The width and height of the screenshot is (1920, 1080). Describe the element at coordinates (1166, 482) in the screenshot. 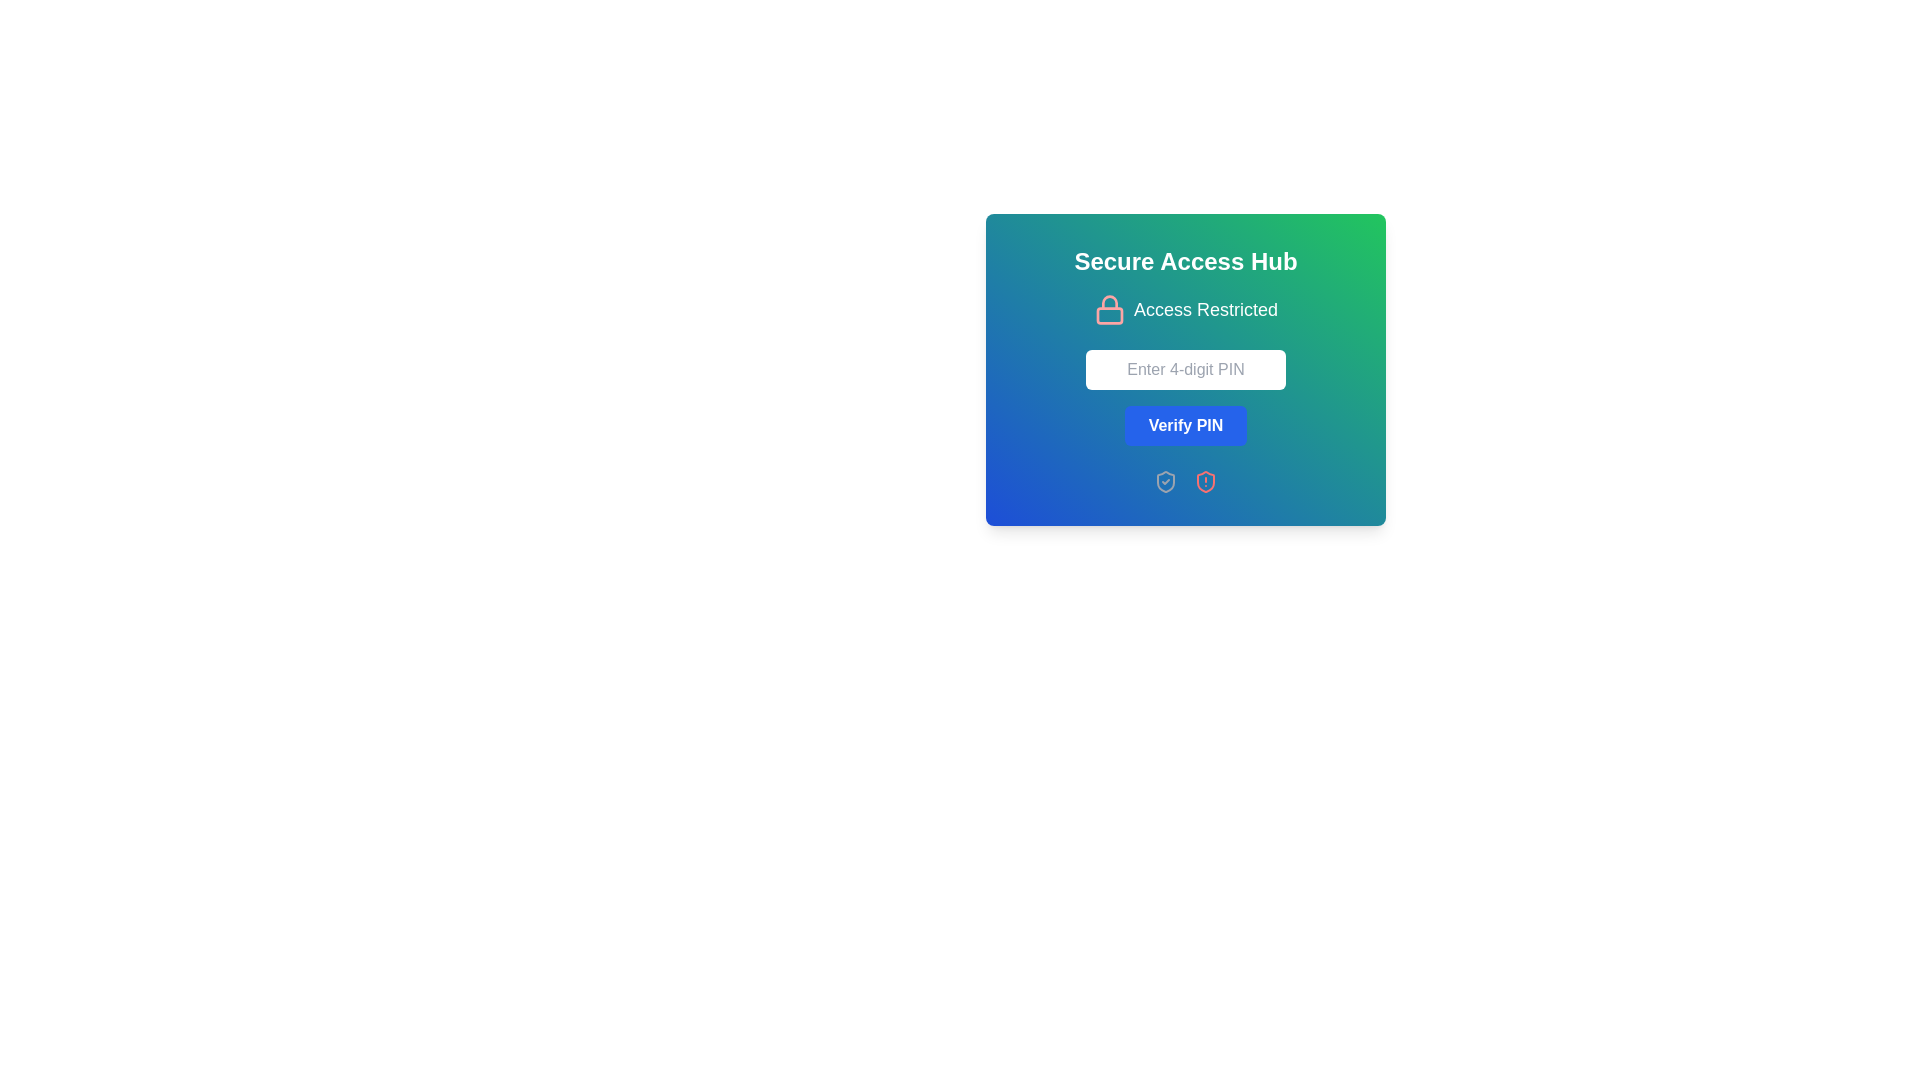

I see `the security or verification icon located in the lower center section of the card interface` at that location.